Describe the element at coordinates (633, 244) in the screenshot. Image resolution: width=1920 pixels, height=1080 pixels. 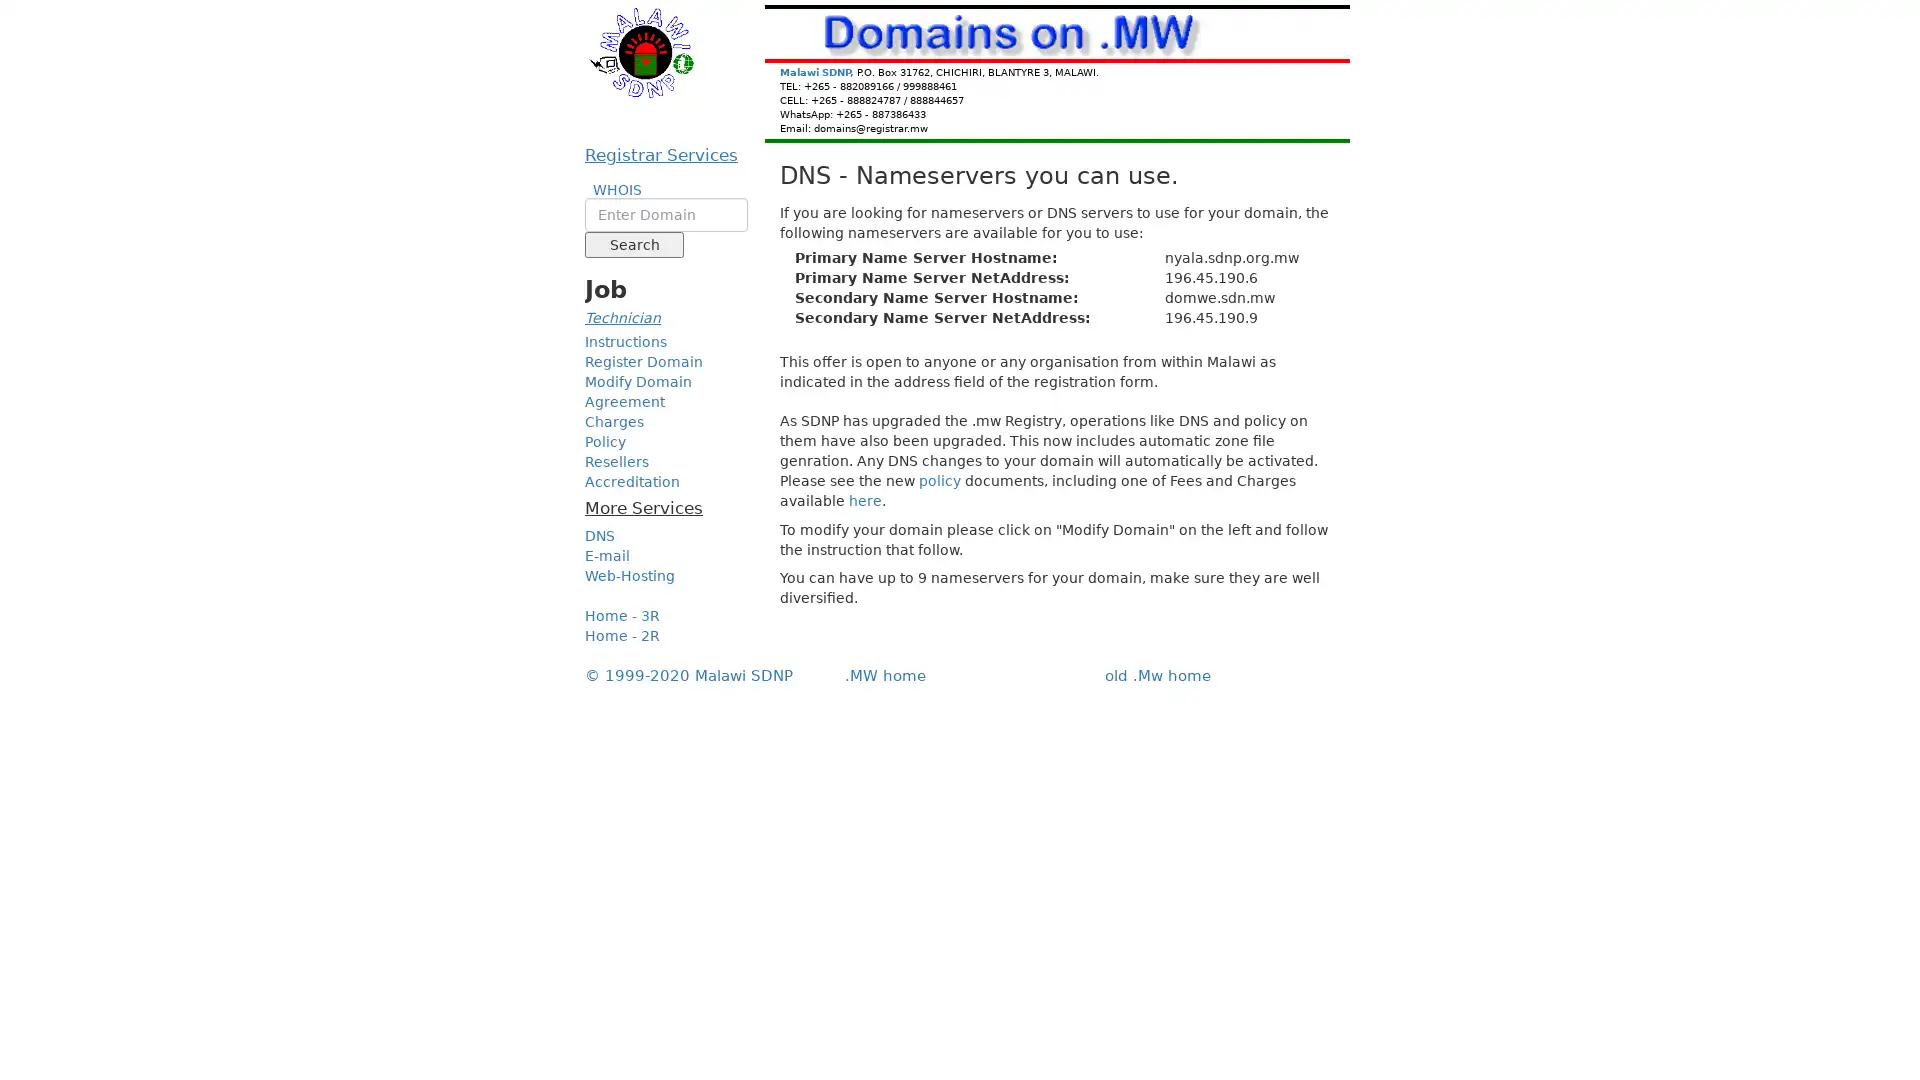
I see `Search` at that location.